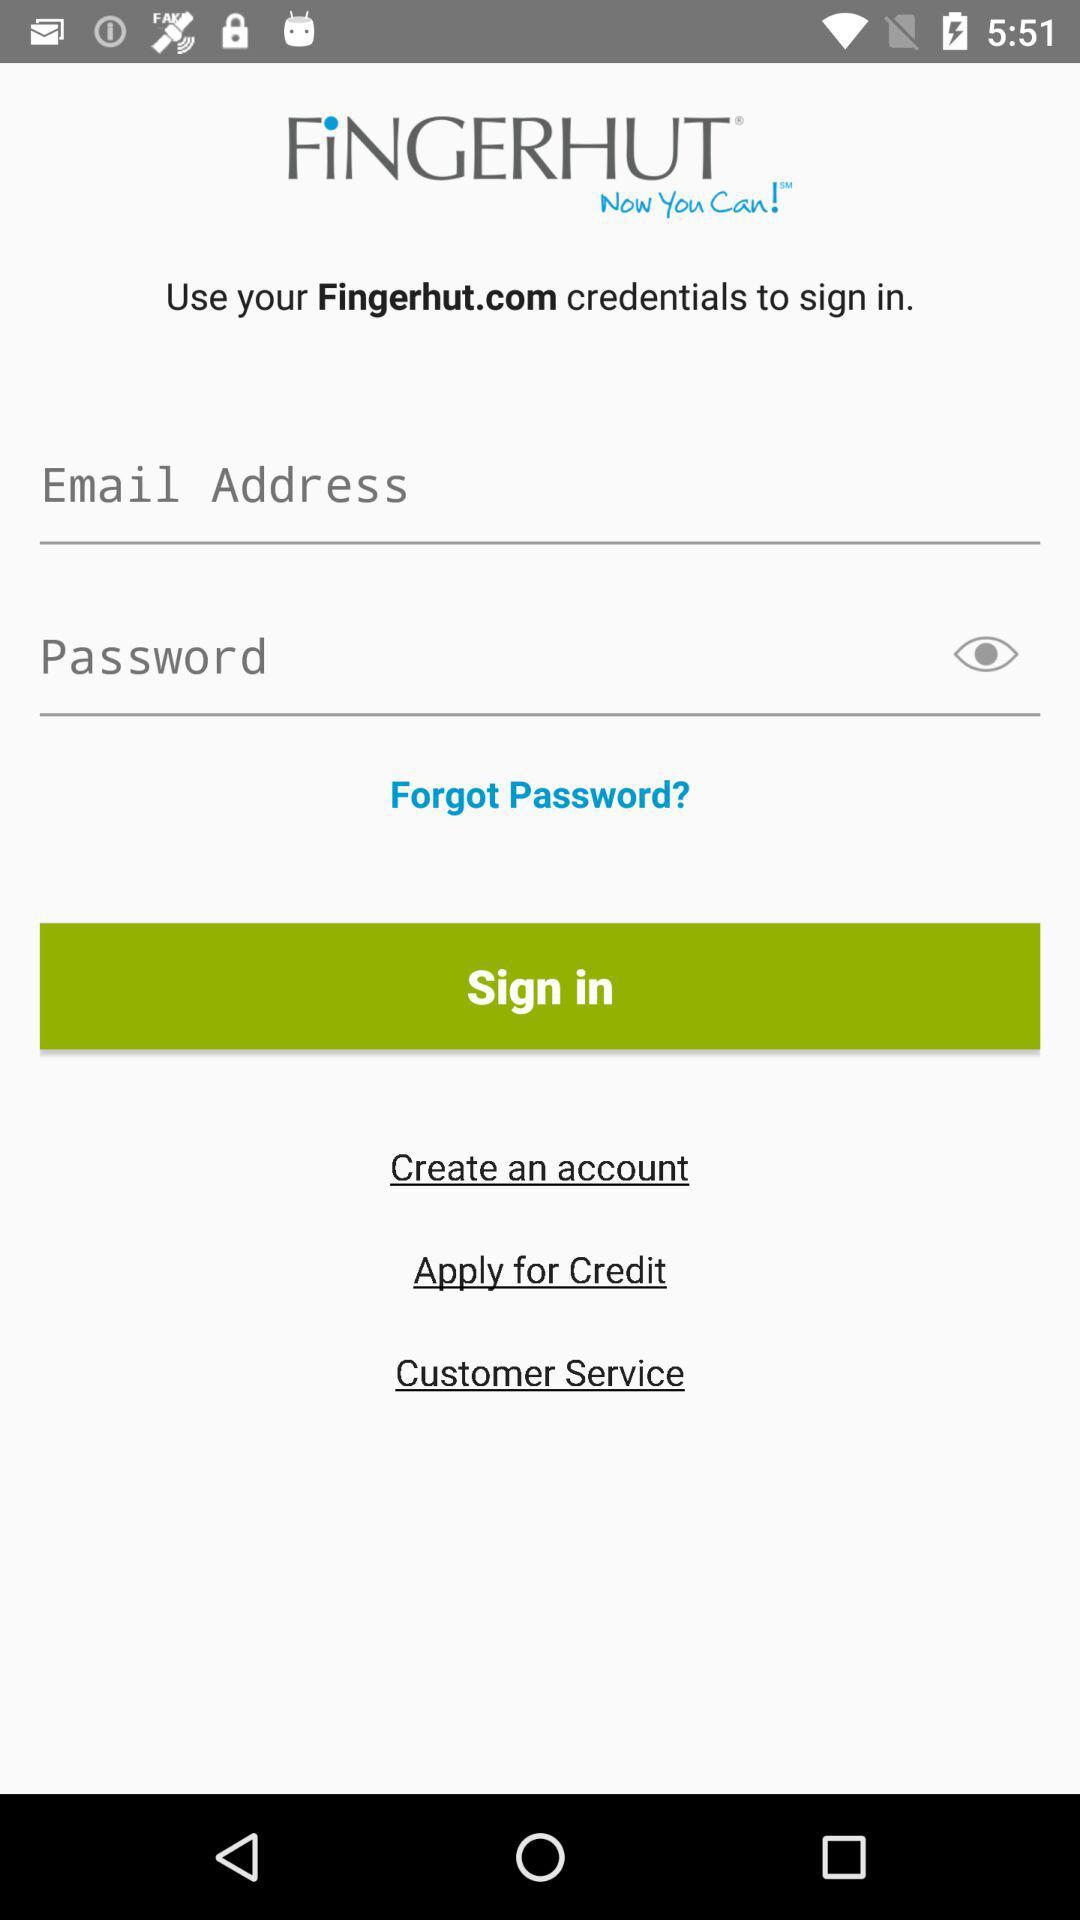  Describe the element at coordinates (538, 1166) in the screenshot. I see `the icon above apply for credit` at that location.